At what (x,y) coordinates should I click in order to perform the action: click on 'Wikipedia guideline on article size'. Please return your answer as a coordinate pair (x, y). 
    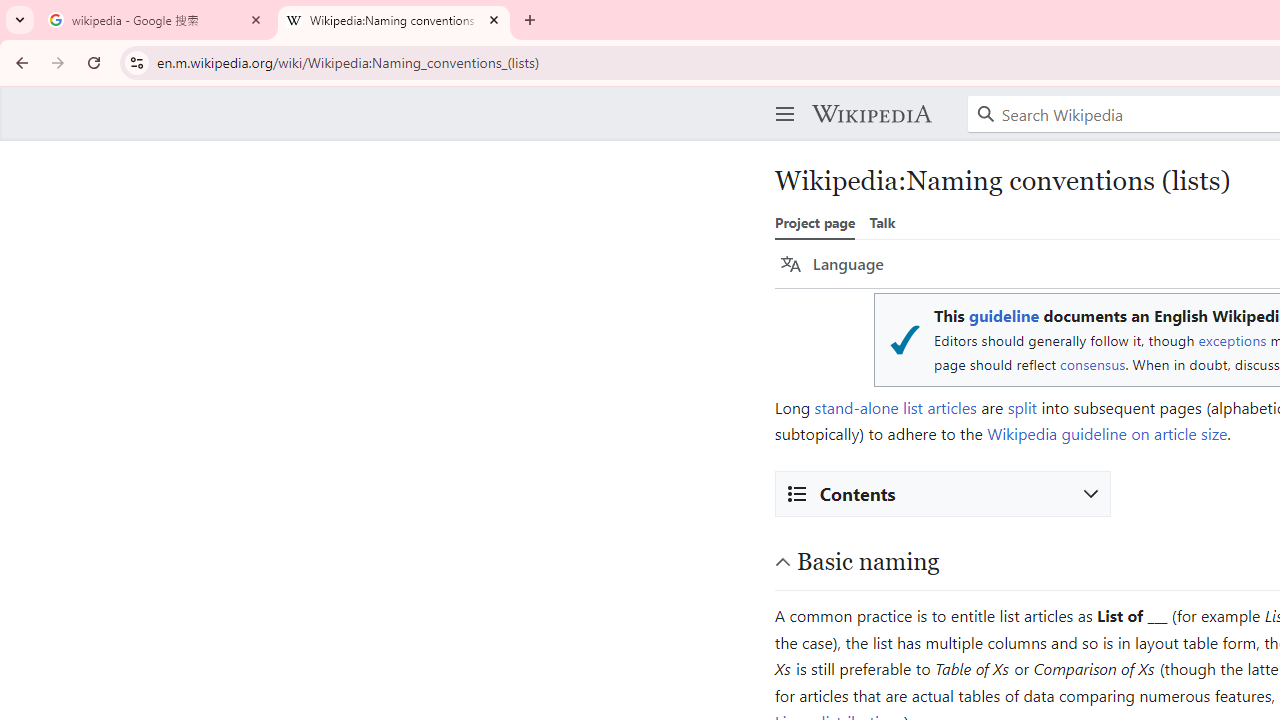
    Looking at the image, I should click on (1106, 433).